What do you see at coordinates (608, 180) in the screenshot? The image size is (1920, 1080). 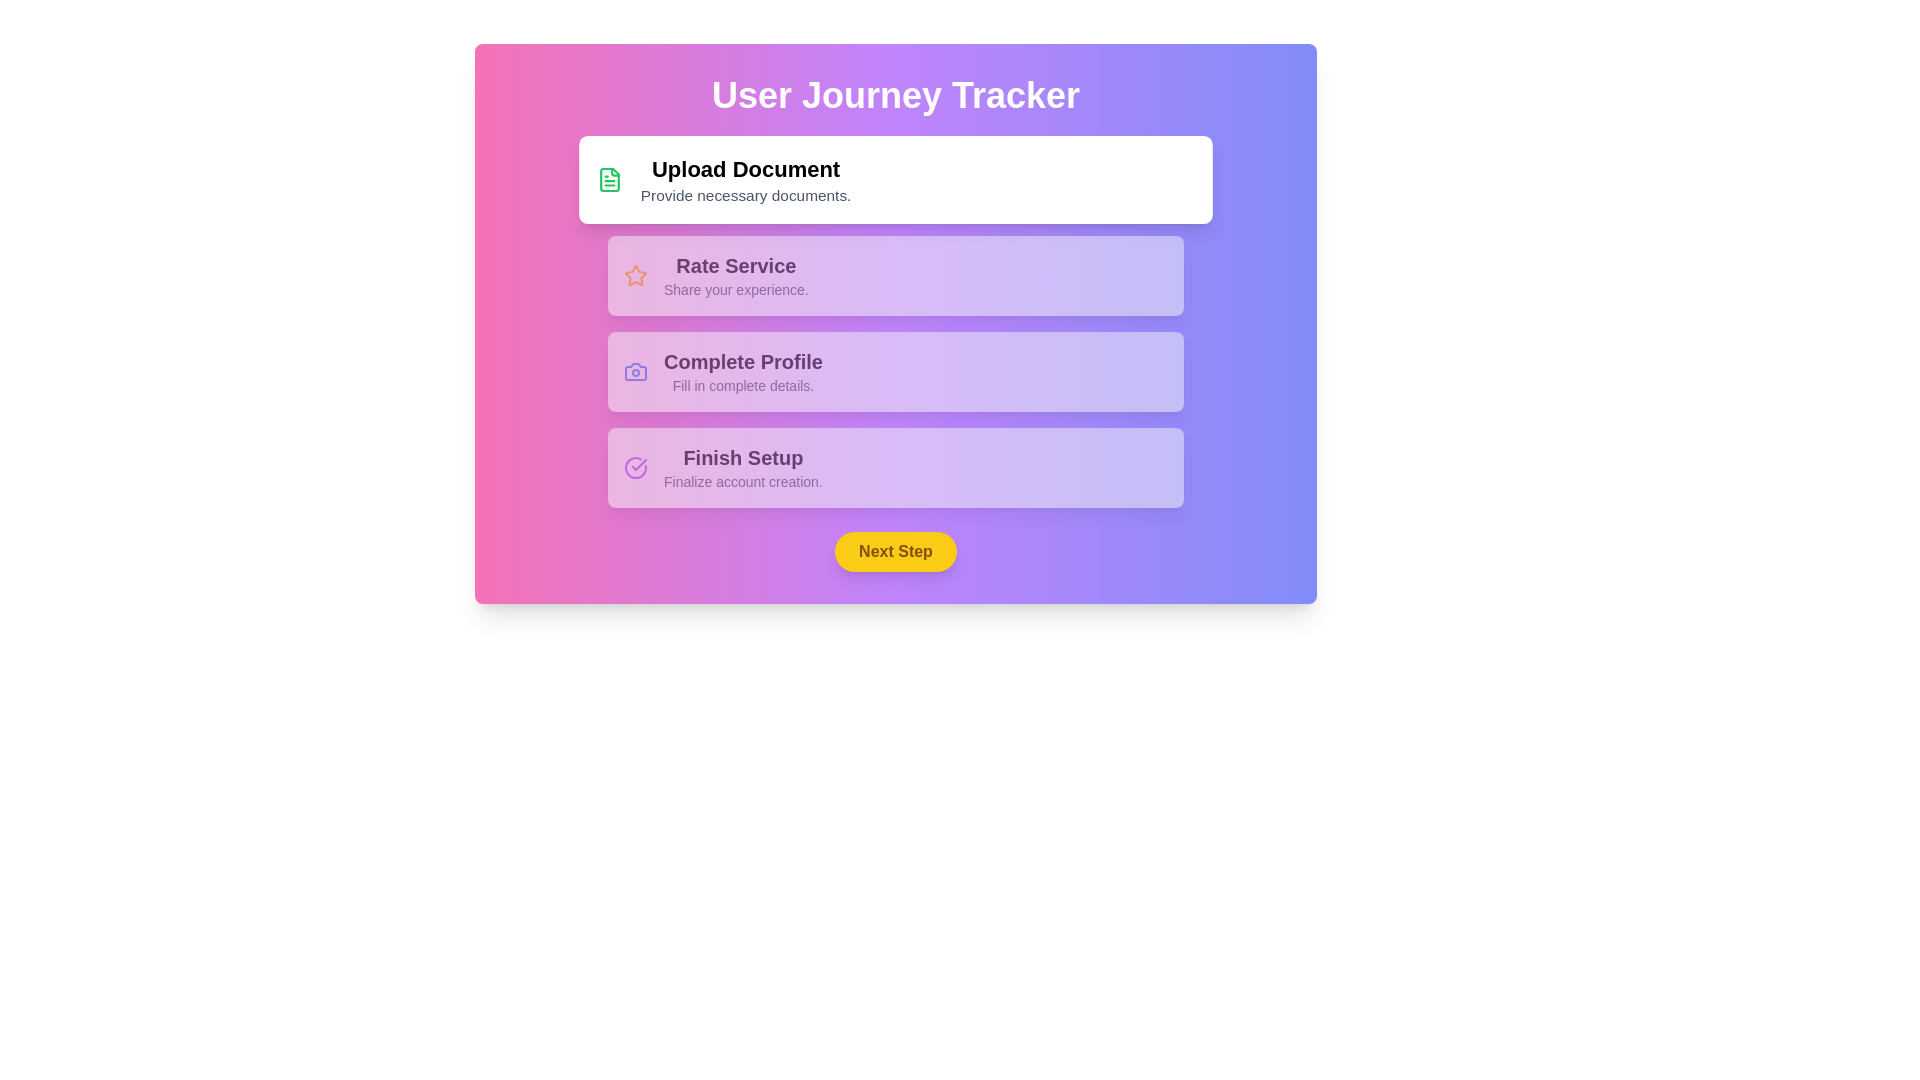 I see `the document upload icon located in the top left corner of the 'Upload Document' section, which features green accents and symbolizes a file upload action` at bounding box center [608, 180].